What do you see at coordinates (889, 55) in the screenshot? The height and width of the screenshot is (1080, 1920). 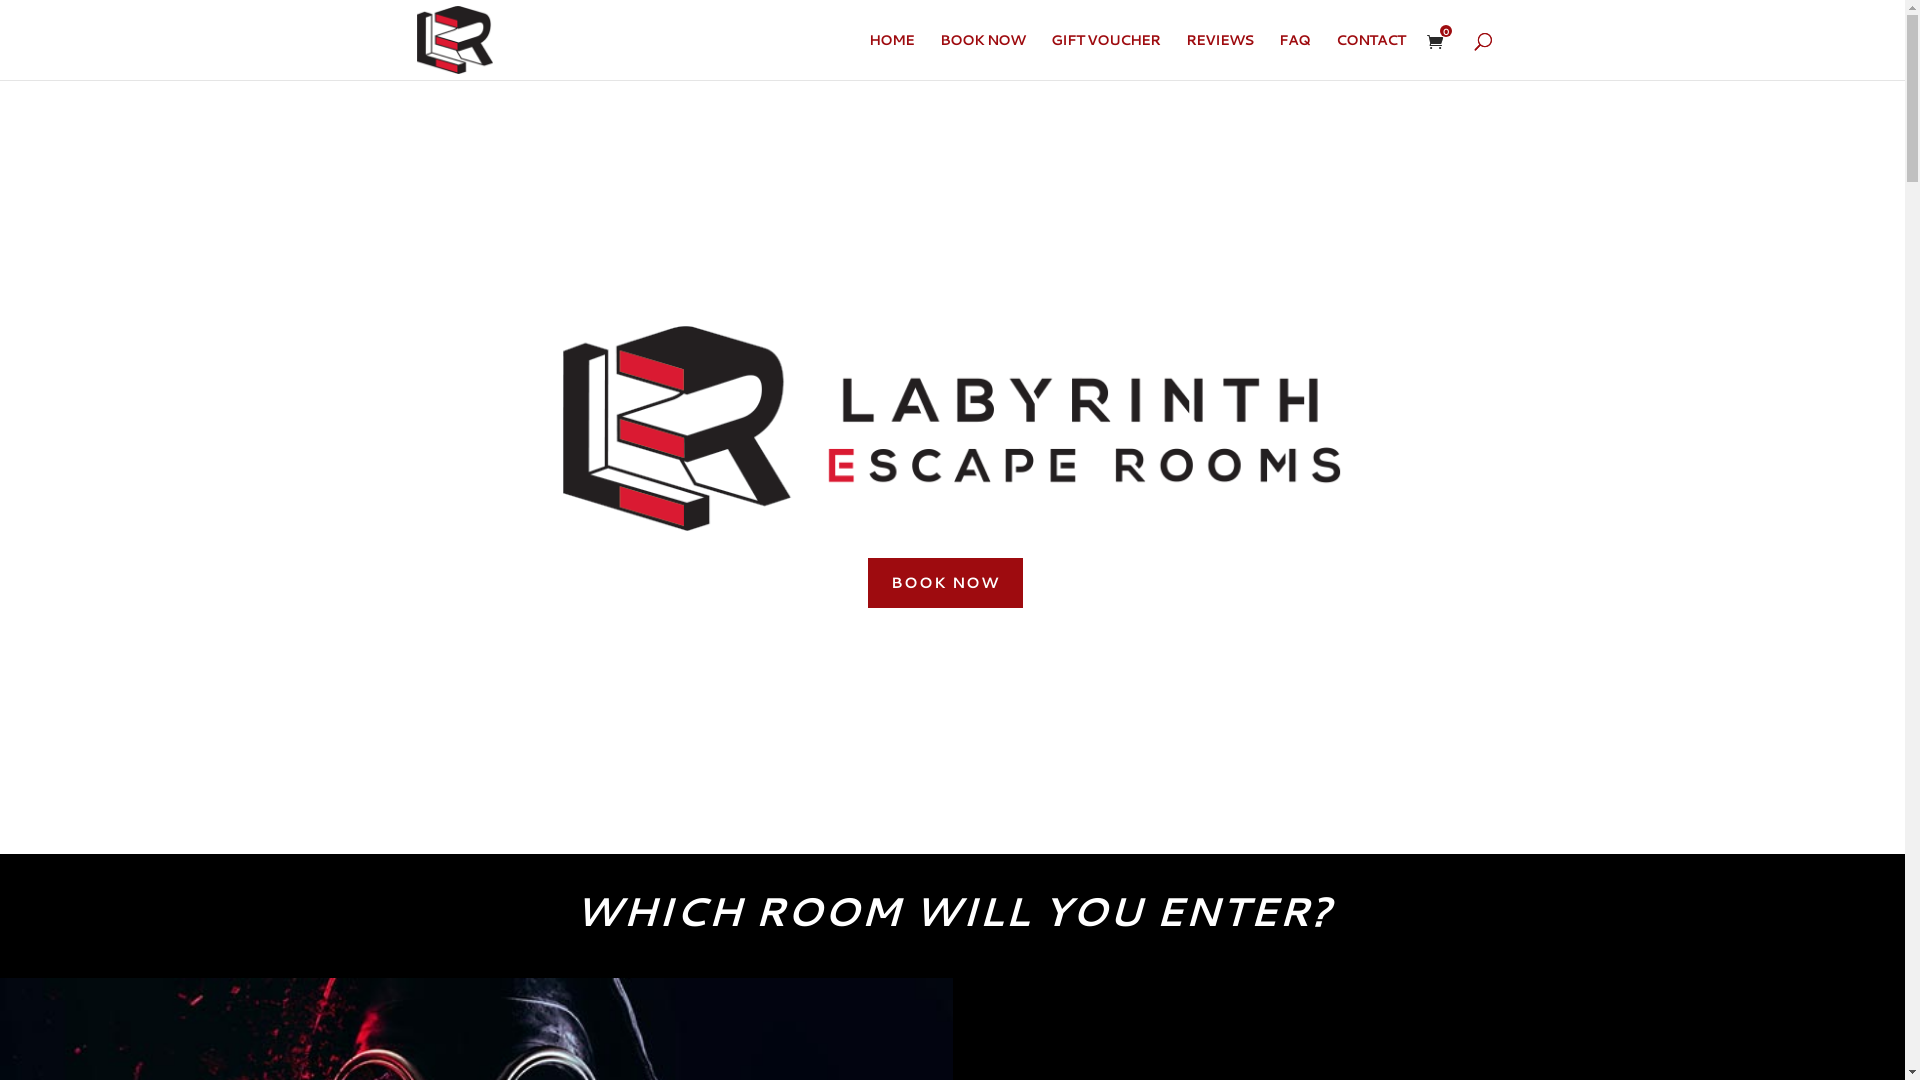 I see `'HOME'` at bounding box center [889, 55].